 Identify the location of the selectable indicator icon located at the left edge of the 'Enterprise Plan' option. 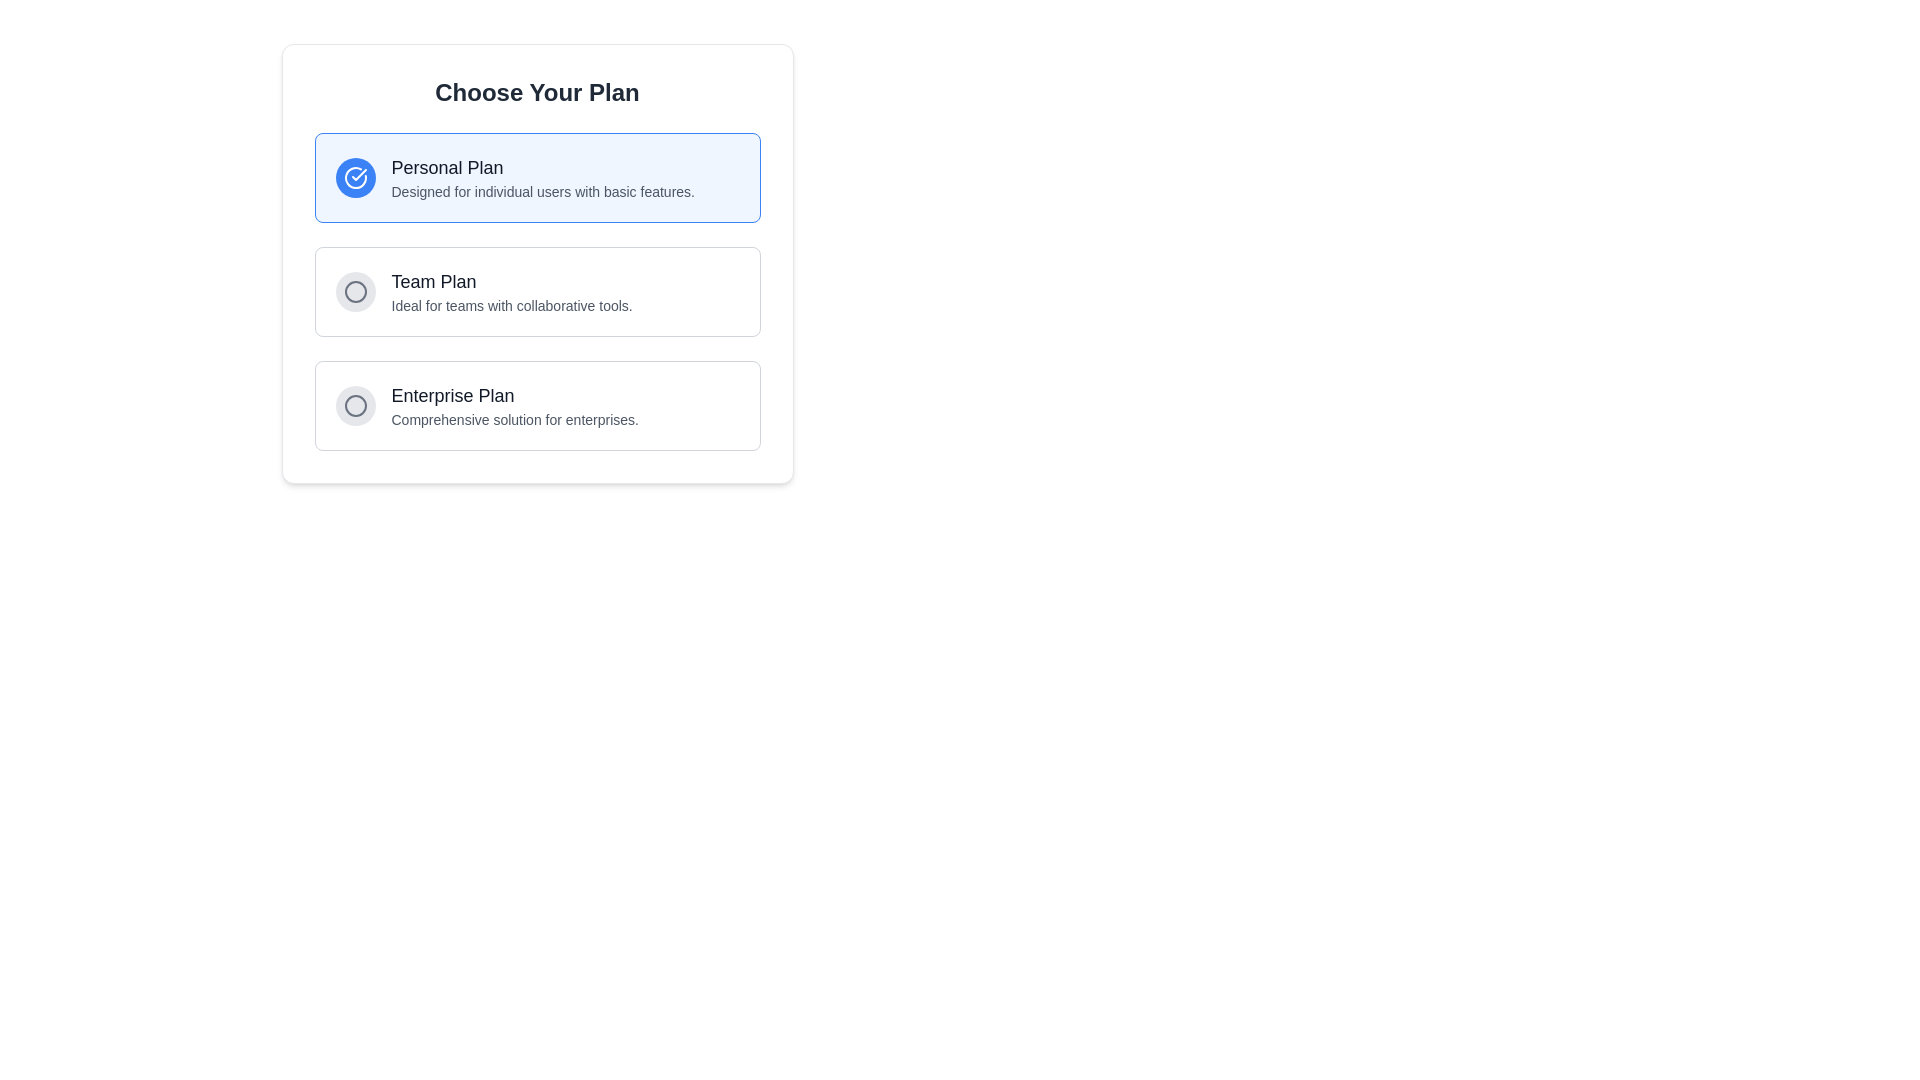
(355, 405).